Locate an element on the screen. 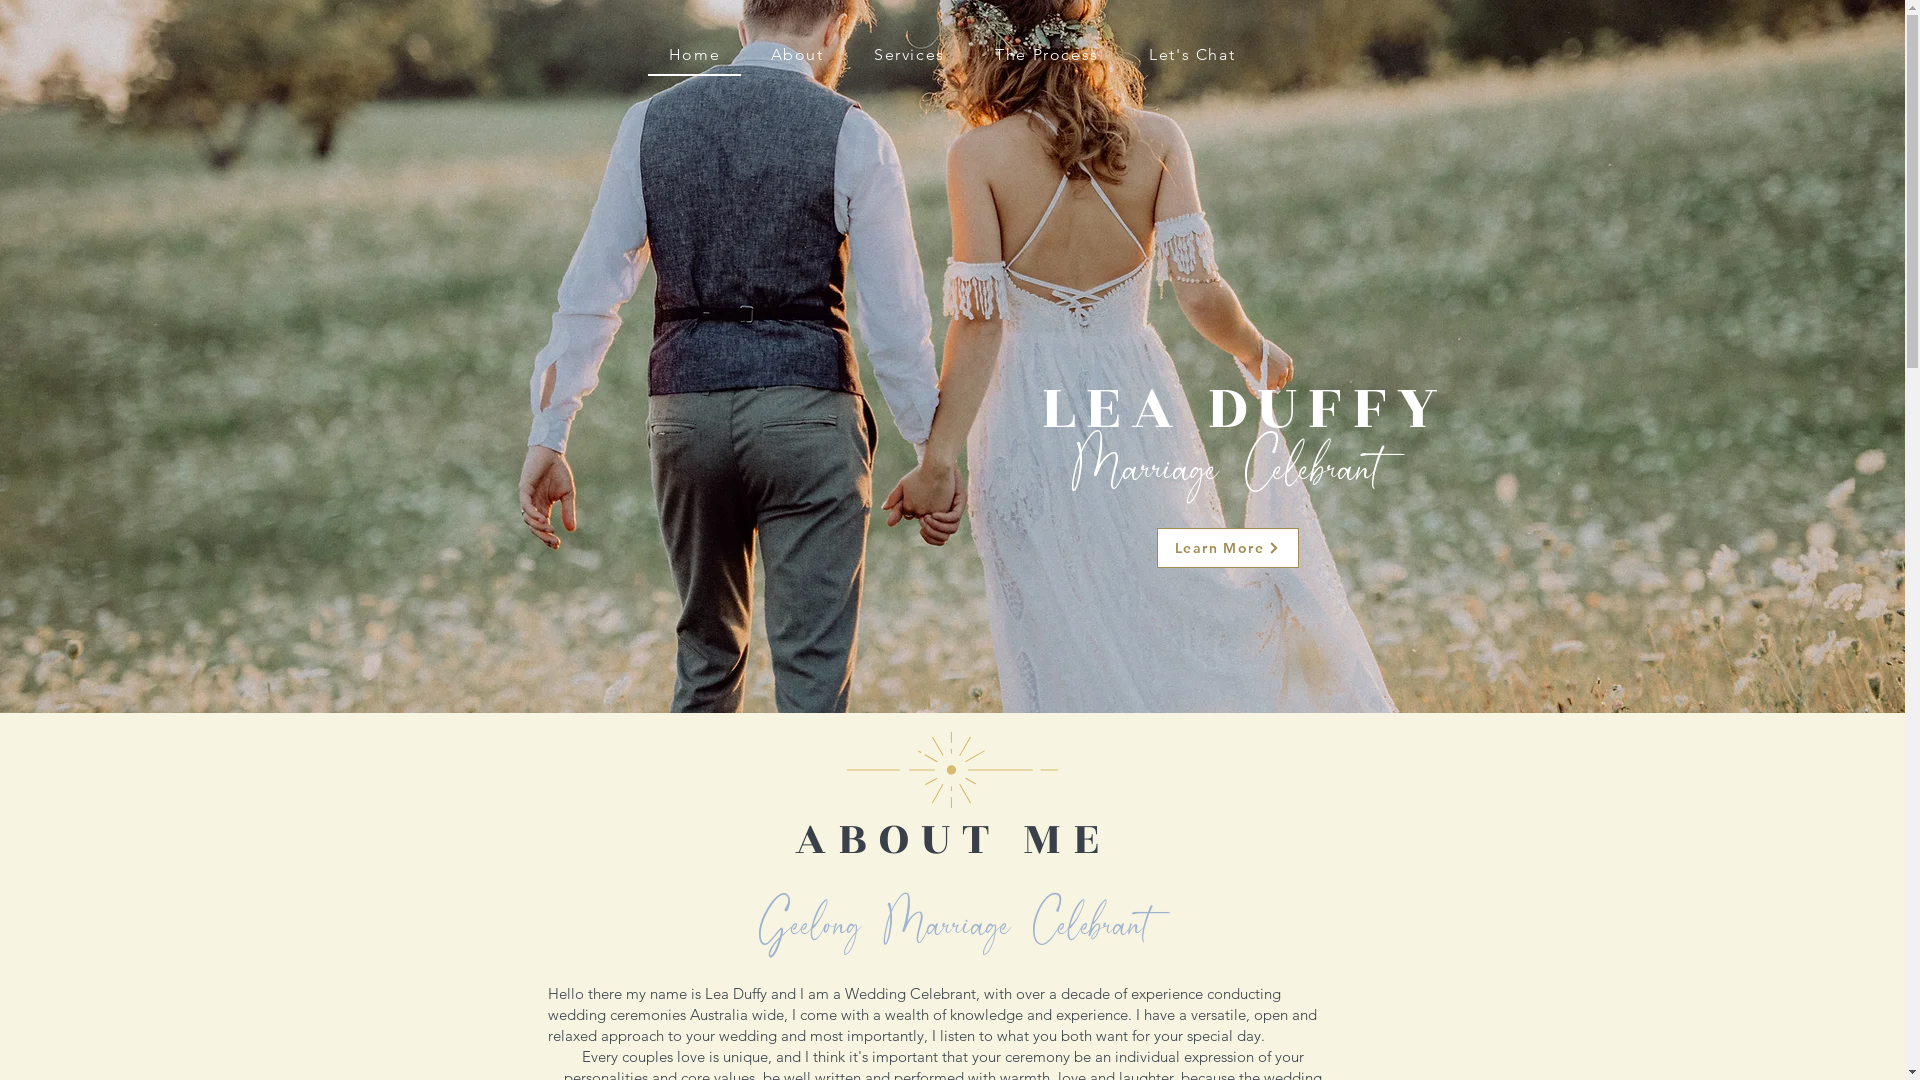 The width and height of the screenshot is (1920, 1080). 'Let's Chat' is located at coordinates (1191, 53).